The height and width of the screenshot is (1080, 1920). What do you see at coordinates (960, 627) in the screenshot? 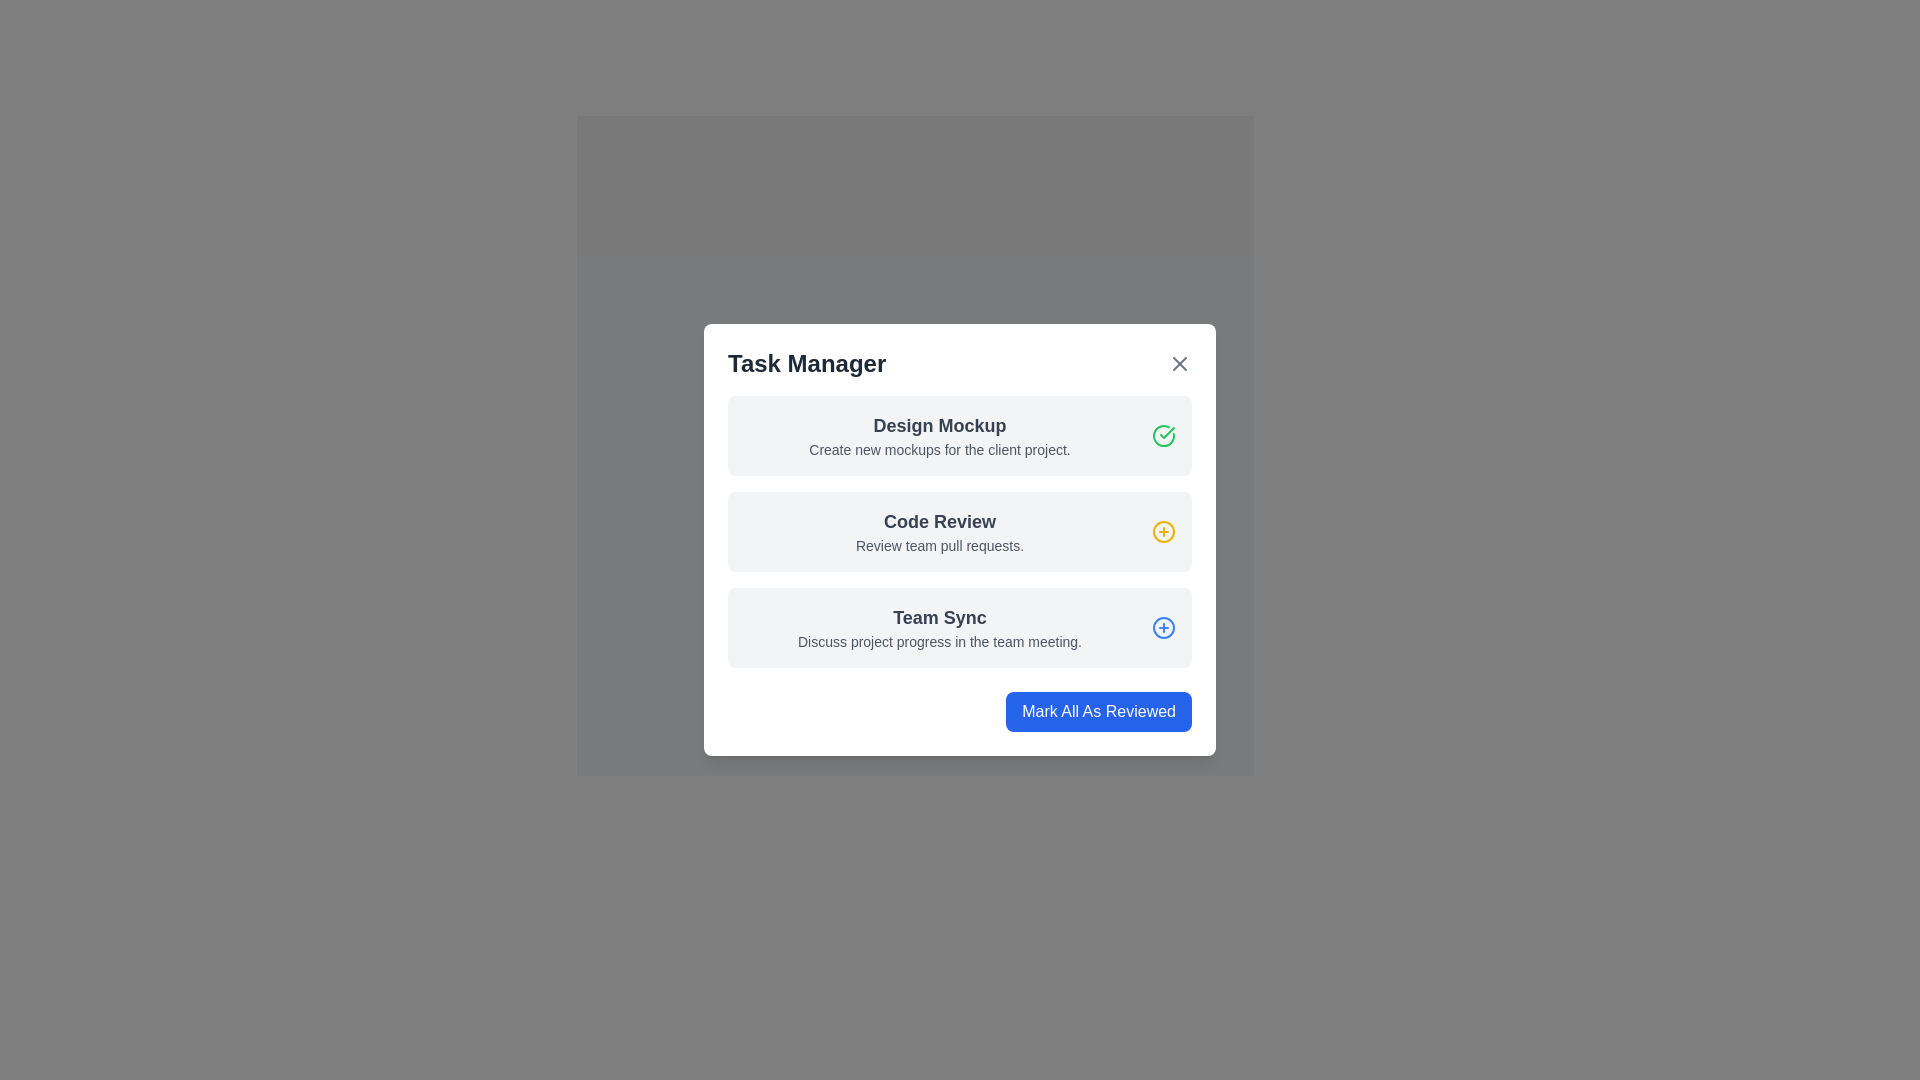
I see `the 'Team Sync' task item in the Task Manager` at bounding box center [960, 627].